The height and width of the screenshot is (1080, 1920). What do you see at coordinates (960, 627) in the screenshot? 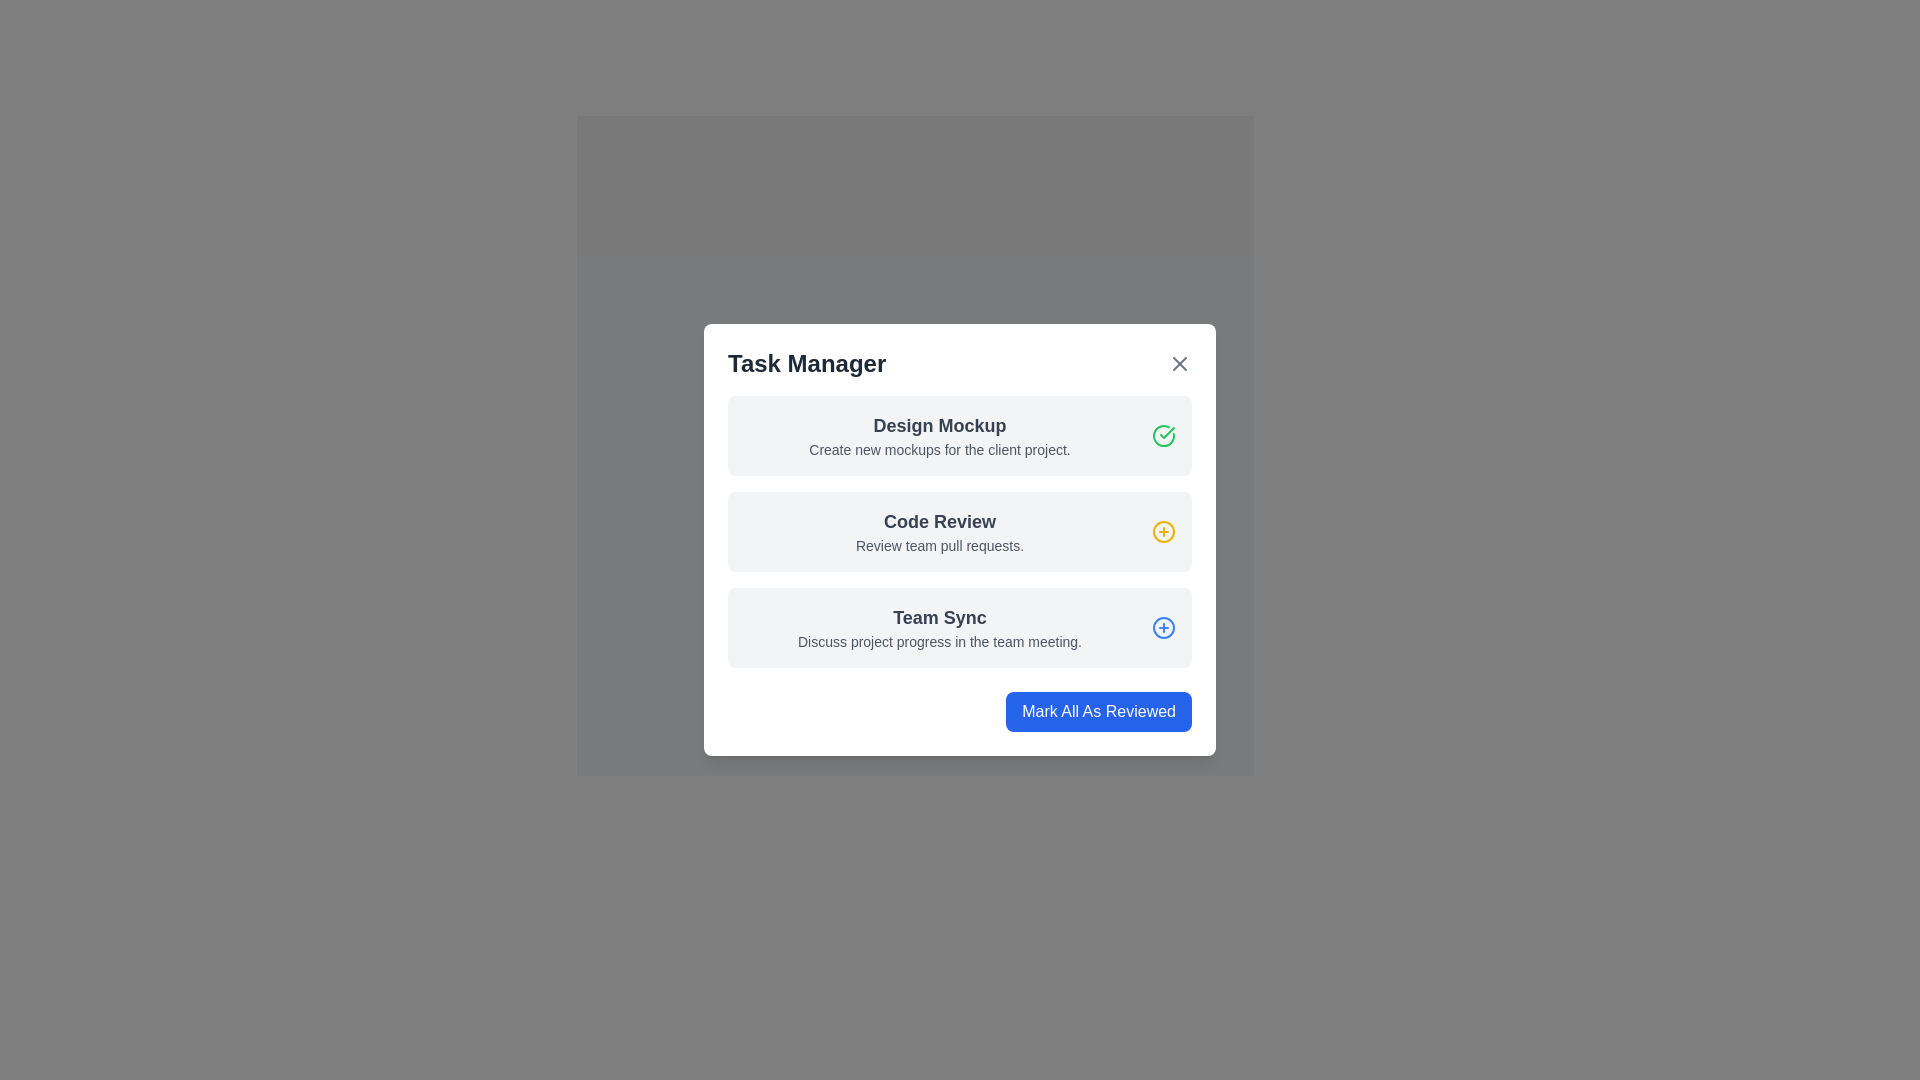
I see `the 'Team Sync' task item in the Task Manager` at bounding box center [960, 627].